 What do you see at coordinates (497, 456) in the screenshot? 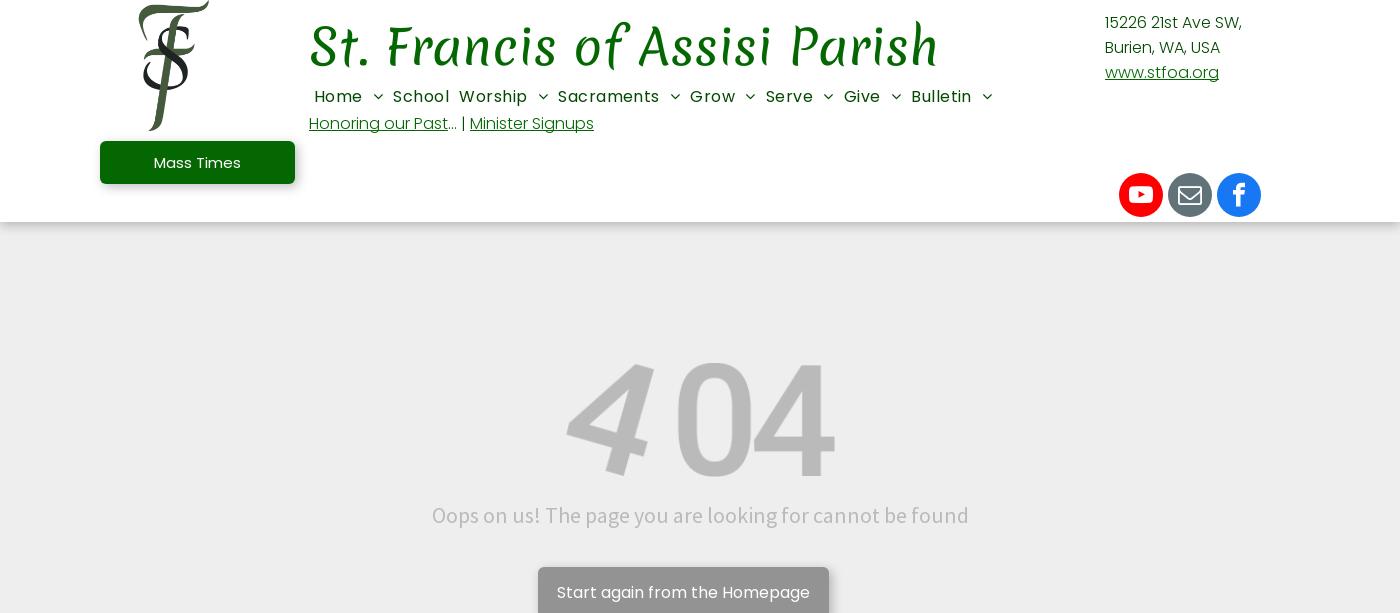
I see `'Rosary'` at bounding box center [497, 456].